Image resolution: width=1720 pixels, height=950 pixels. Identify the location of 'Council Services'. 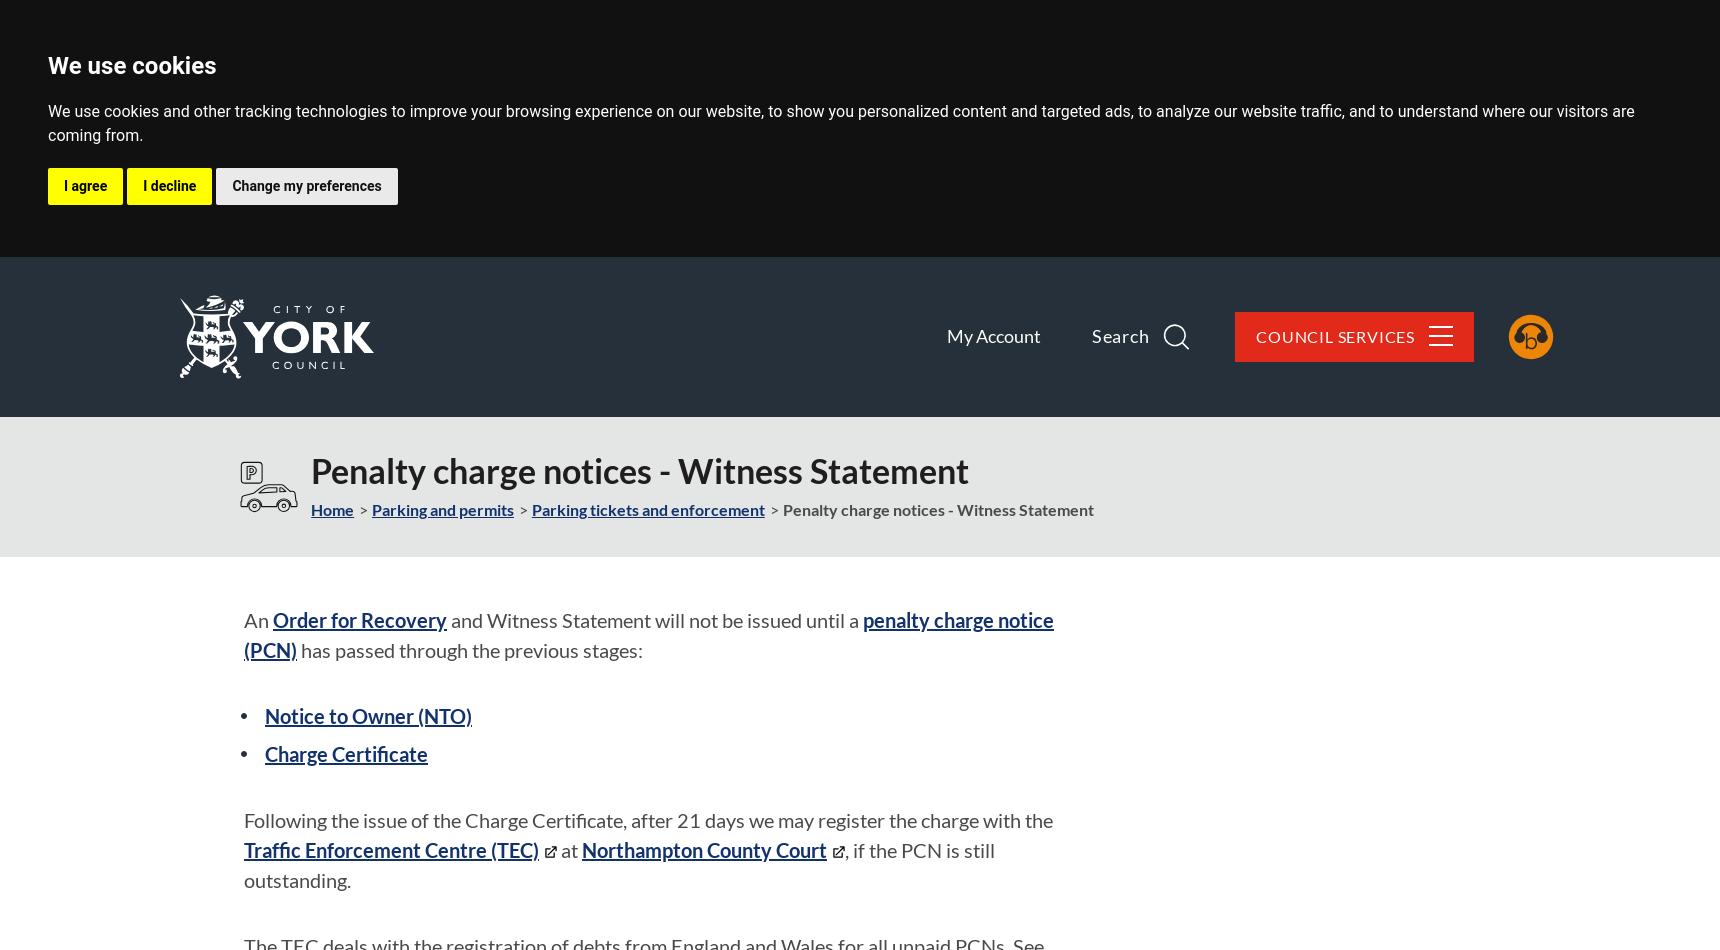
(1255, 335).